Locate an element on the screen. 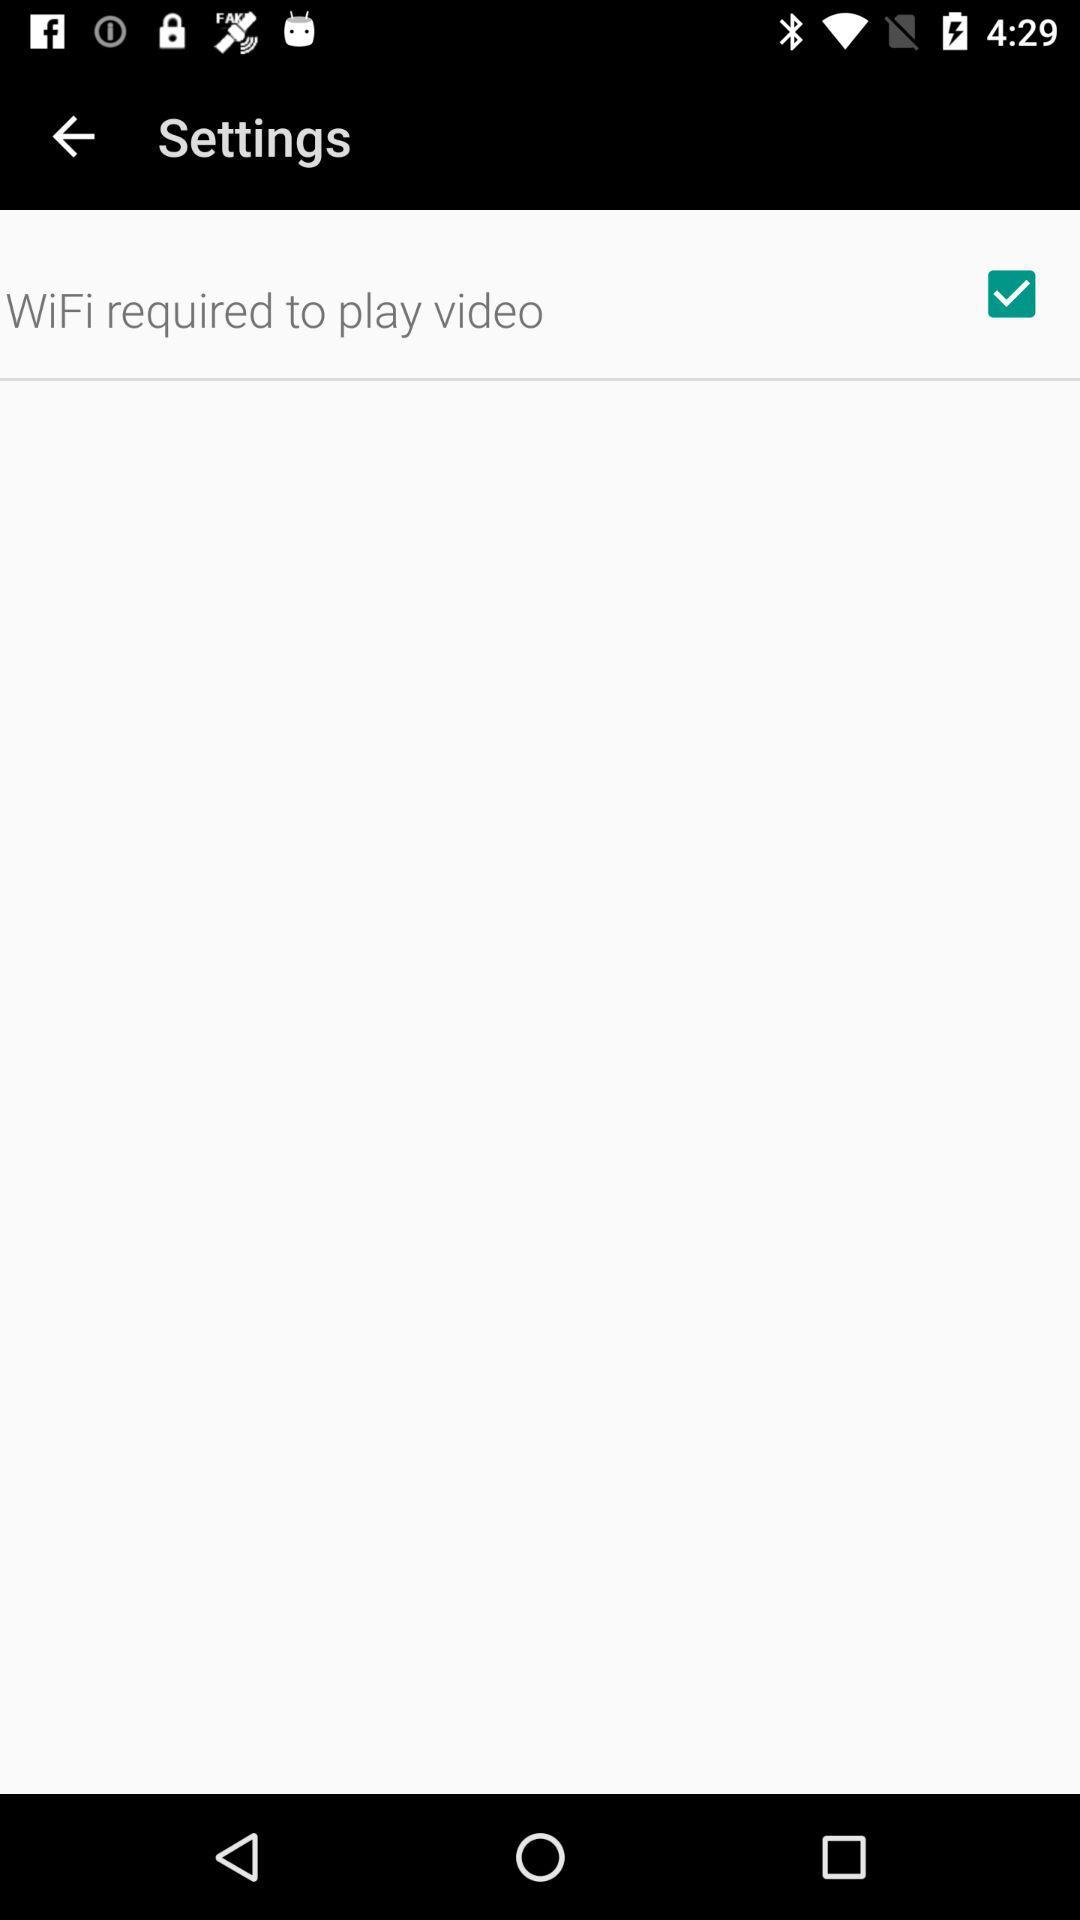 Image resolution: width=1080 pixels, height=1920 pixels. icon to the left of the settings app is located at coordinates (72, 135).